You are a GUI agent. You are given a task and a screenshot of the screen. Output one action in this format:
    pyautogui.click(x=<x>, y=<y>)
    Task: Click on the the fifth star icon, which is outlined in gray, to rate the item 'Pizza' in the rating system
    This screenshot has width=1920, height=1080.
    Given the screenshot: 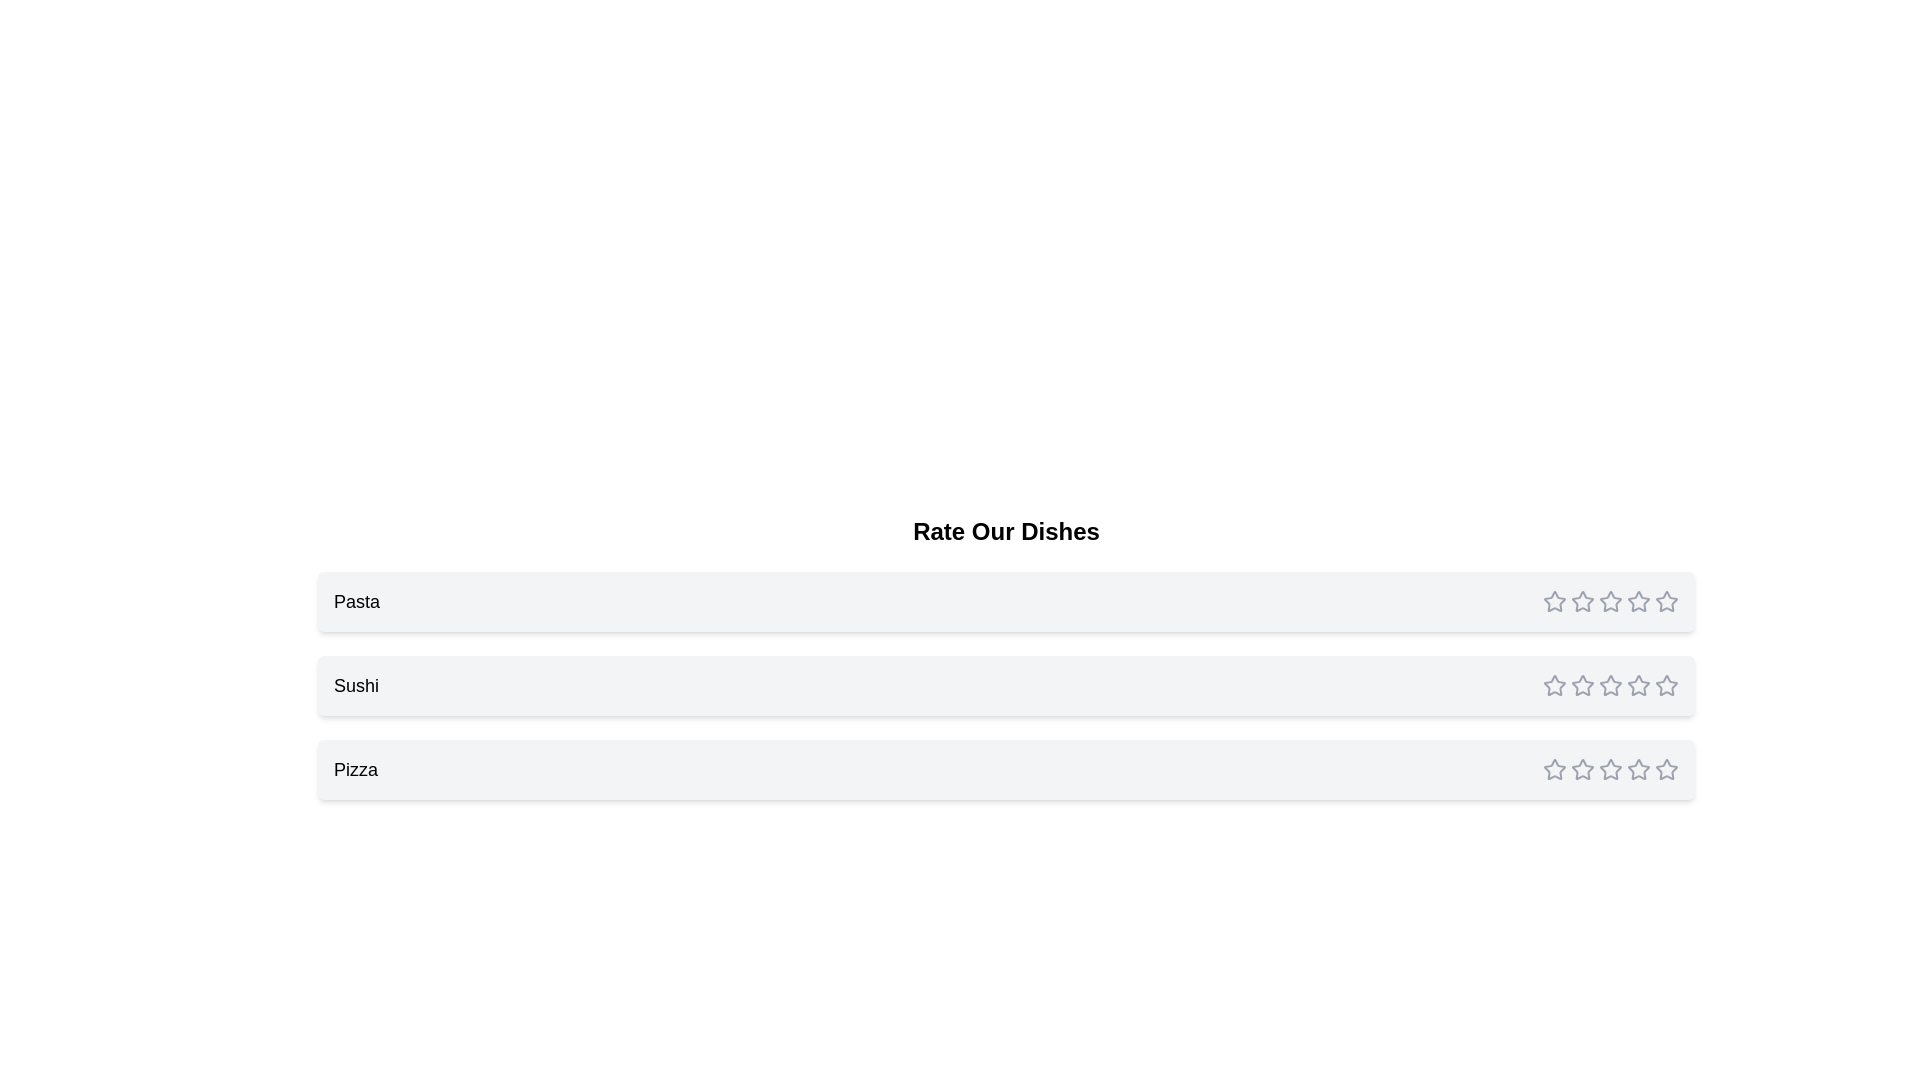 What is the action you would take?
    pyautogui.click(x=1638, y=769)
    